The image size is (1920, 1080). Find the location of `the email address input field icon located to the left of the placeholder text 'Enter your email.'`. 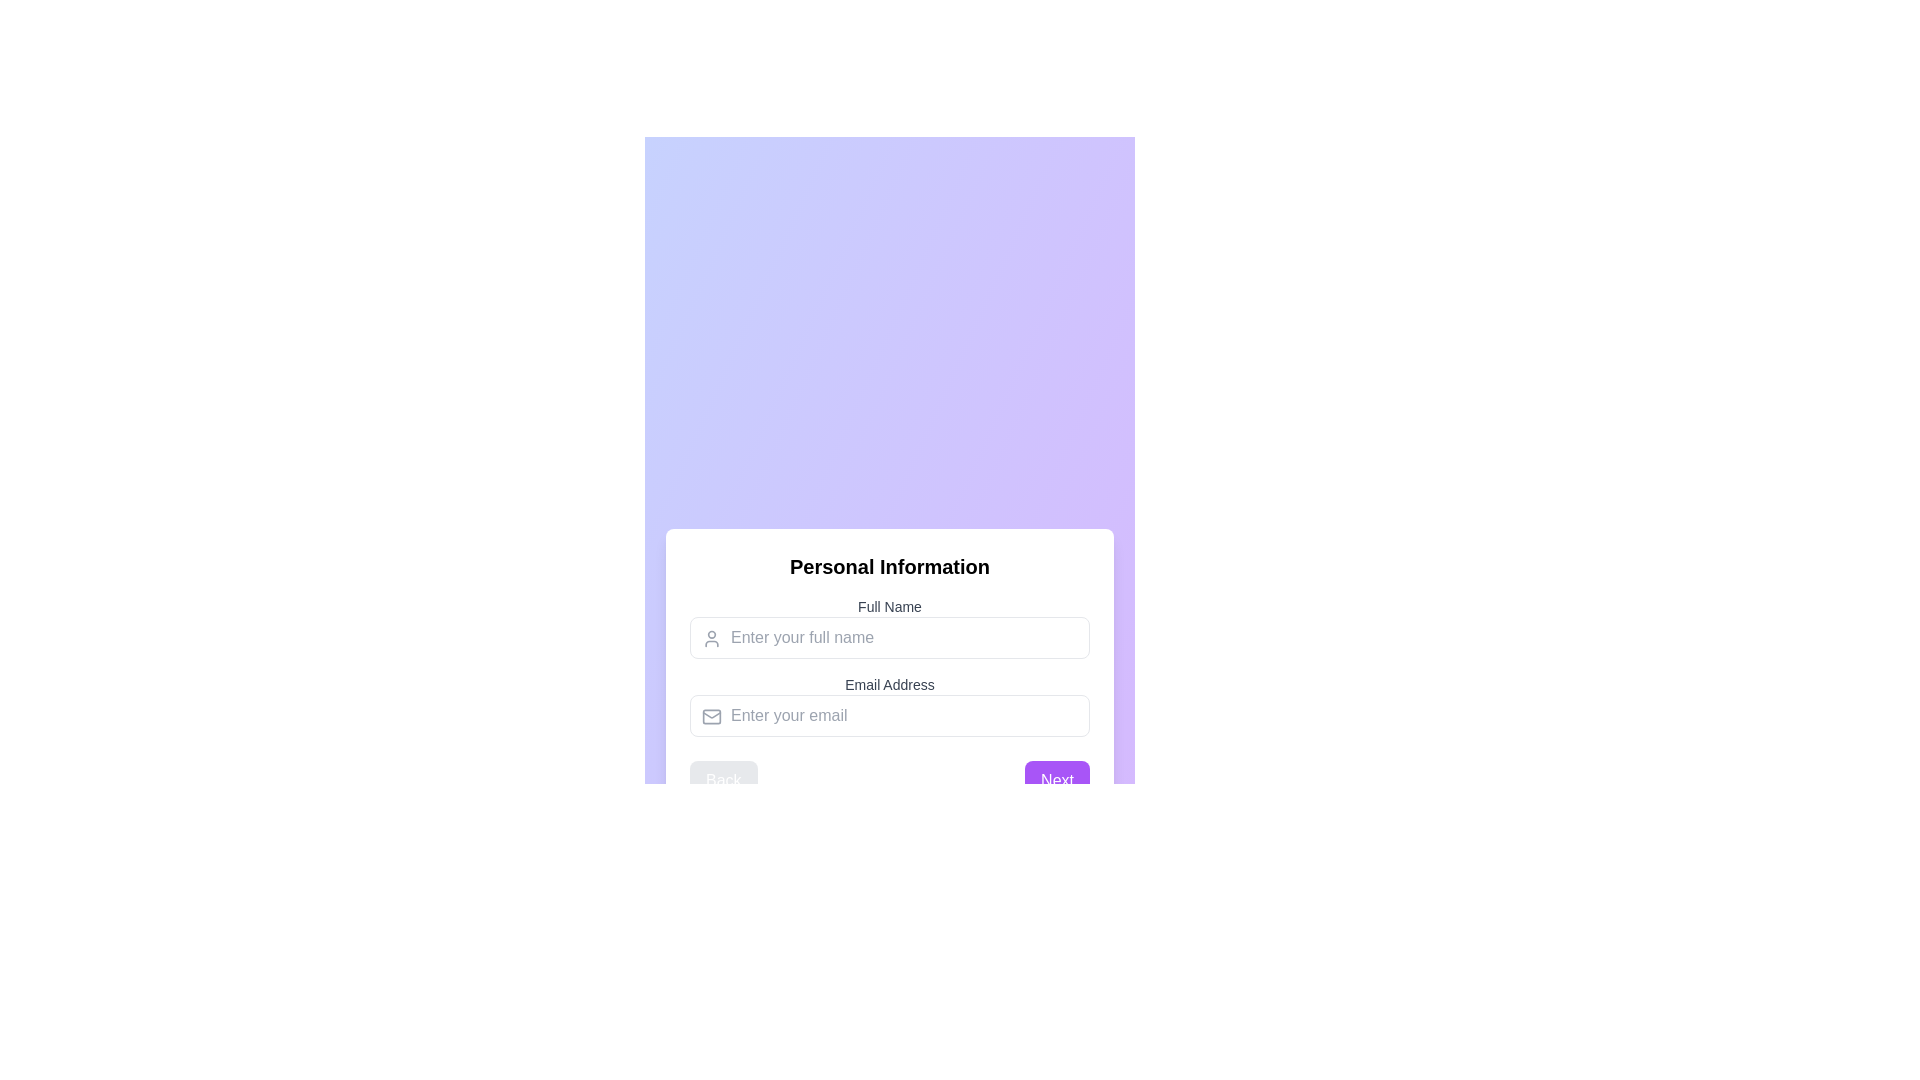

the email address input field icon located to the left of the placeholder text 'Enter your email.' is located at coordinates (711, 716).